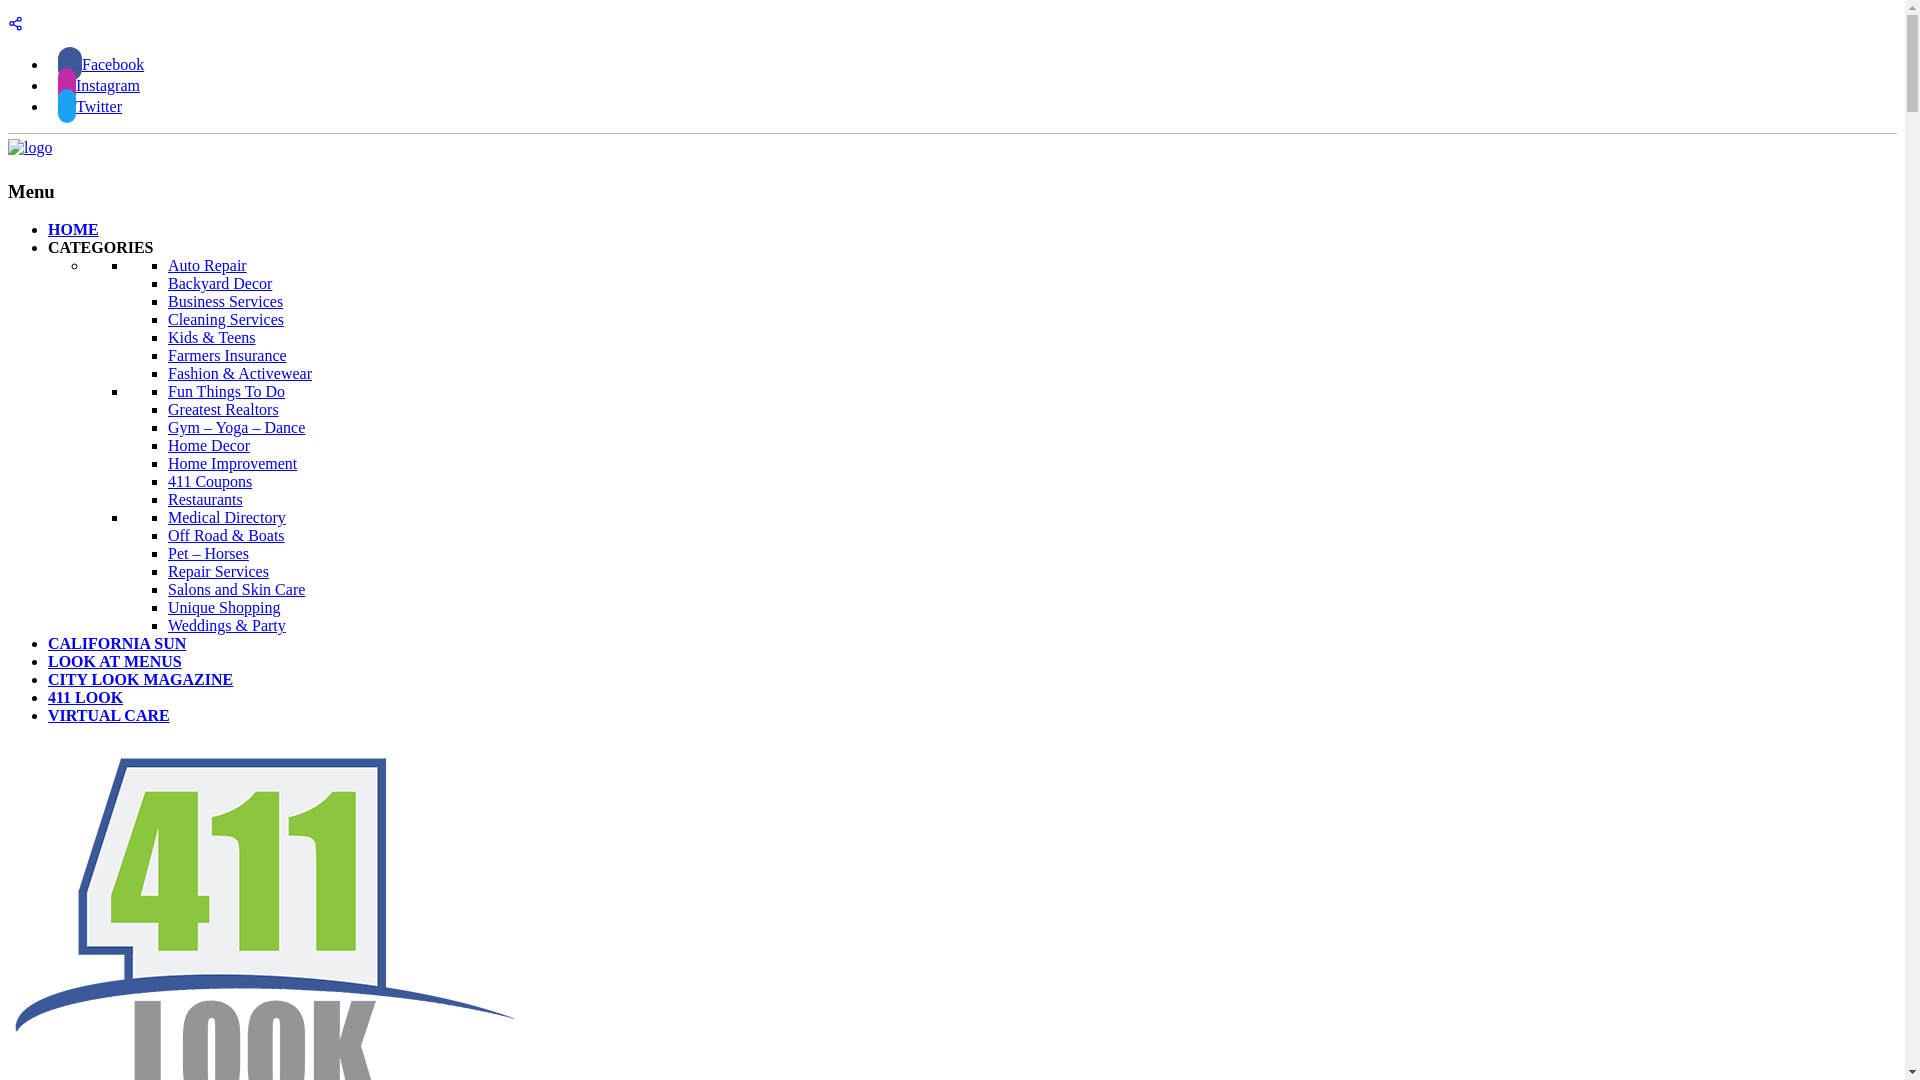 This screenshot has width=1920, height=1080. I want to click on 'Cleaning Services', so click(225, 318).